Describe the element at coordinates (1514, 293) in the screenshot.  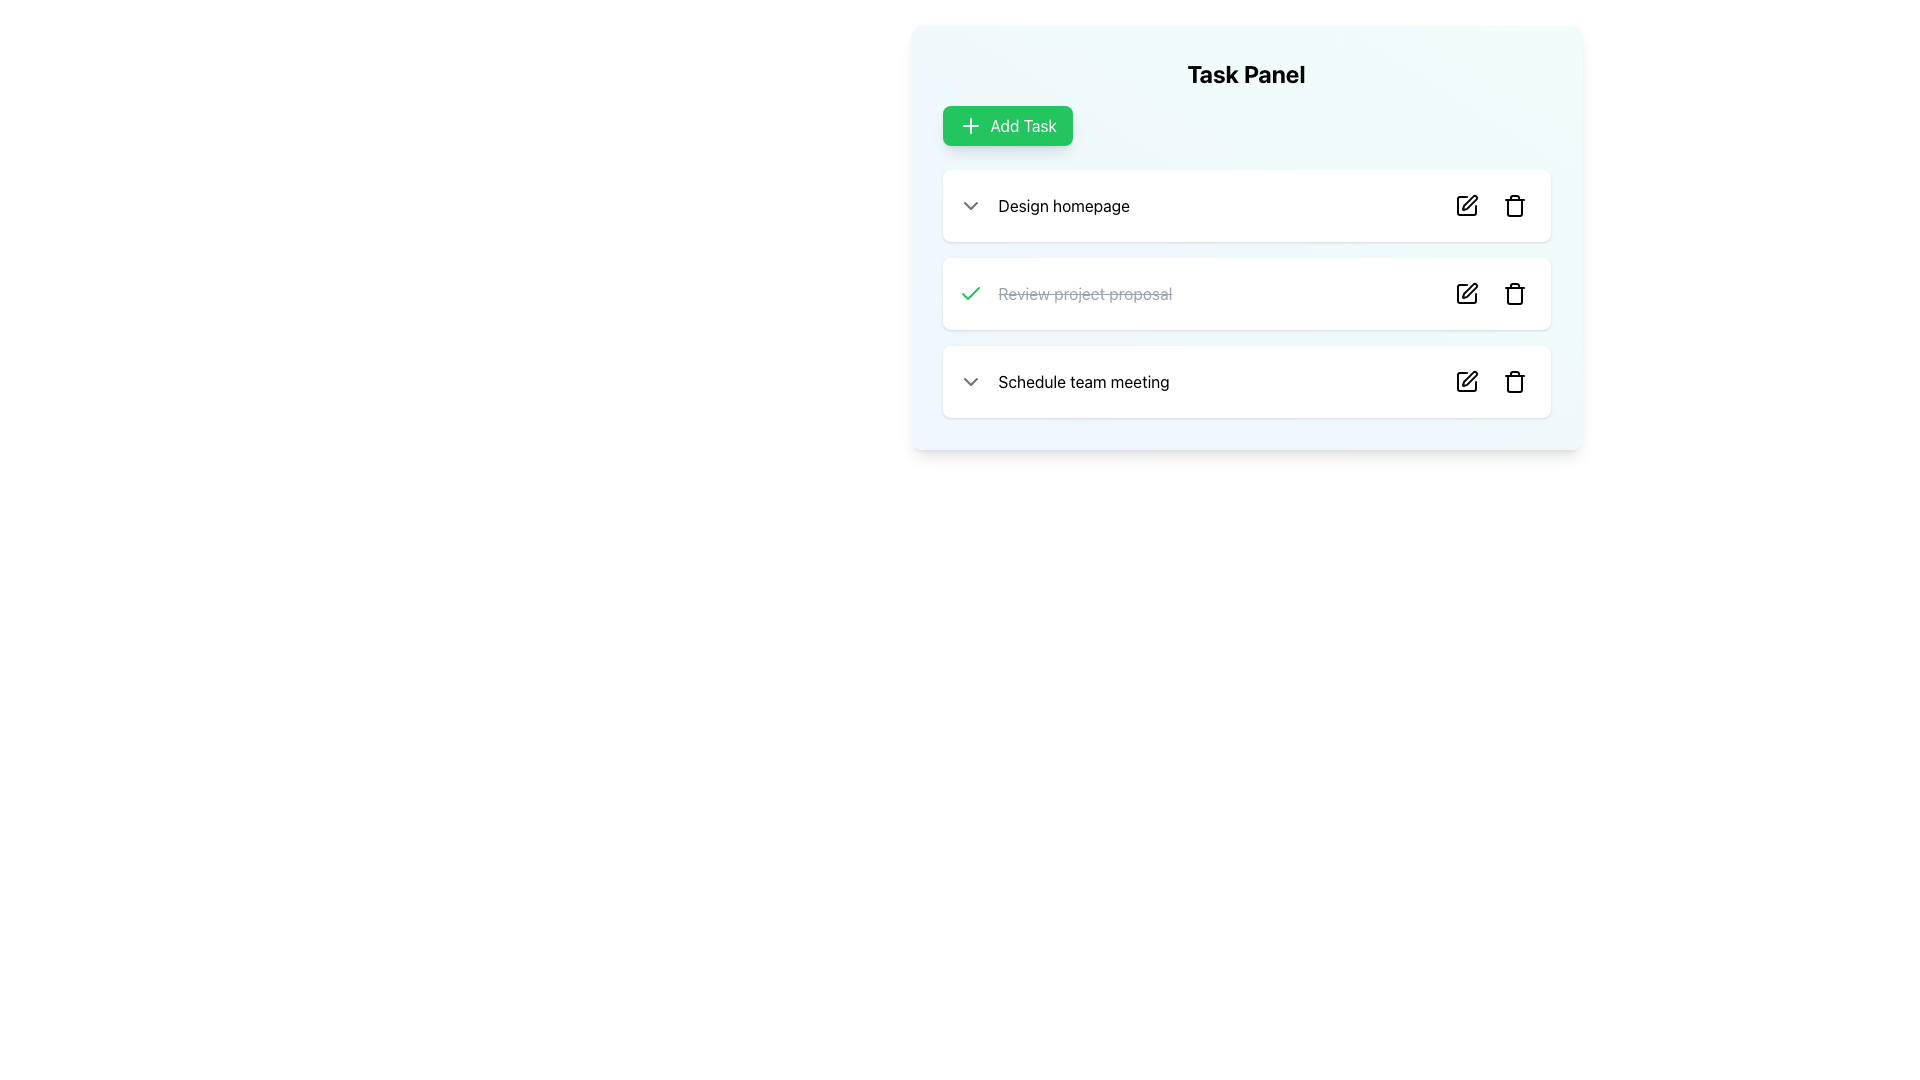
I see `the delete button, which is the second interactive icon in the action buttons row to the right of the 'Review project proposal' task item in the second task row of the 'Task Panel'` at that location.